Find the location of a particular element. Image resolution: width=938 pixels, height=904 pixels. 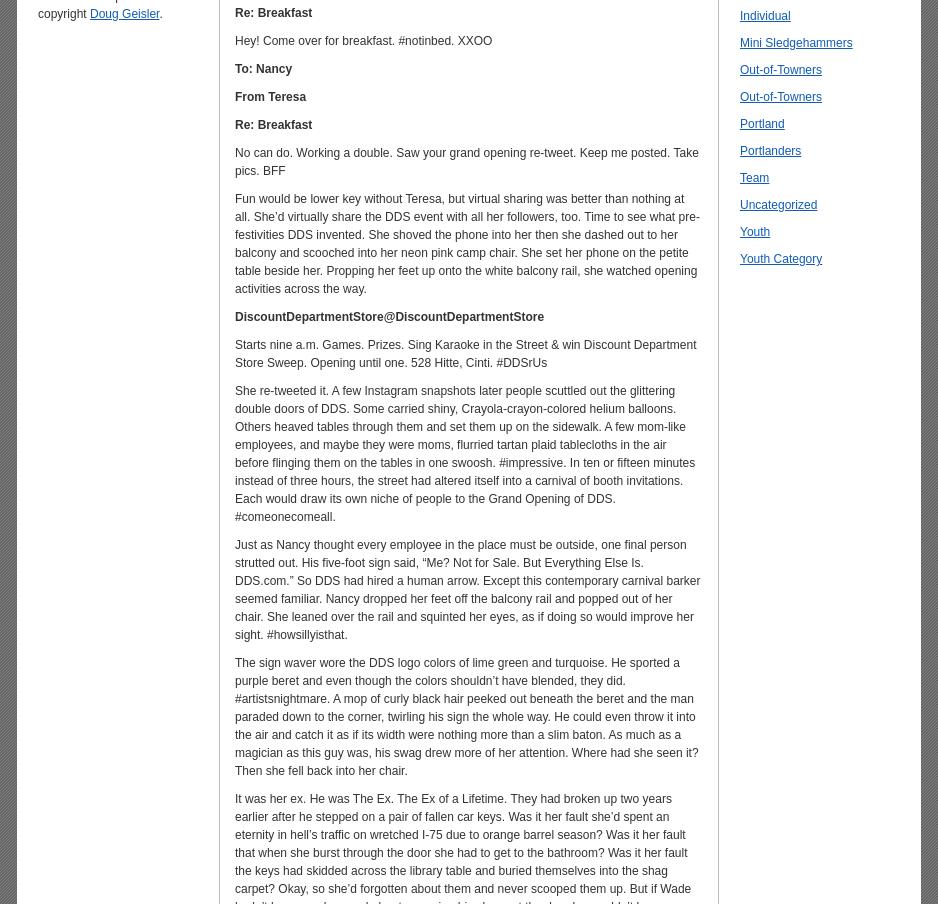

'Portlanders' is located at coordinates (770, 149).